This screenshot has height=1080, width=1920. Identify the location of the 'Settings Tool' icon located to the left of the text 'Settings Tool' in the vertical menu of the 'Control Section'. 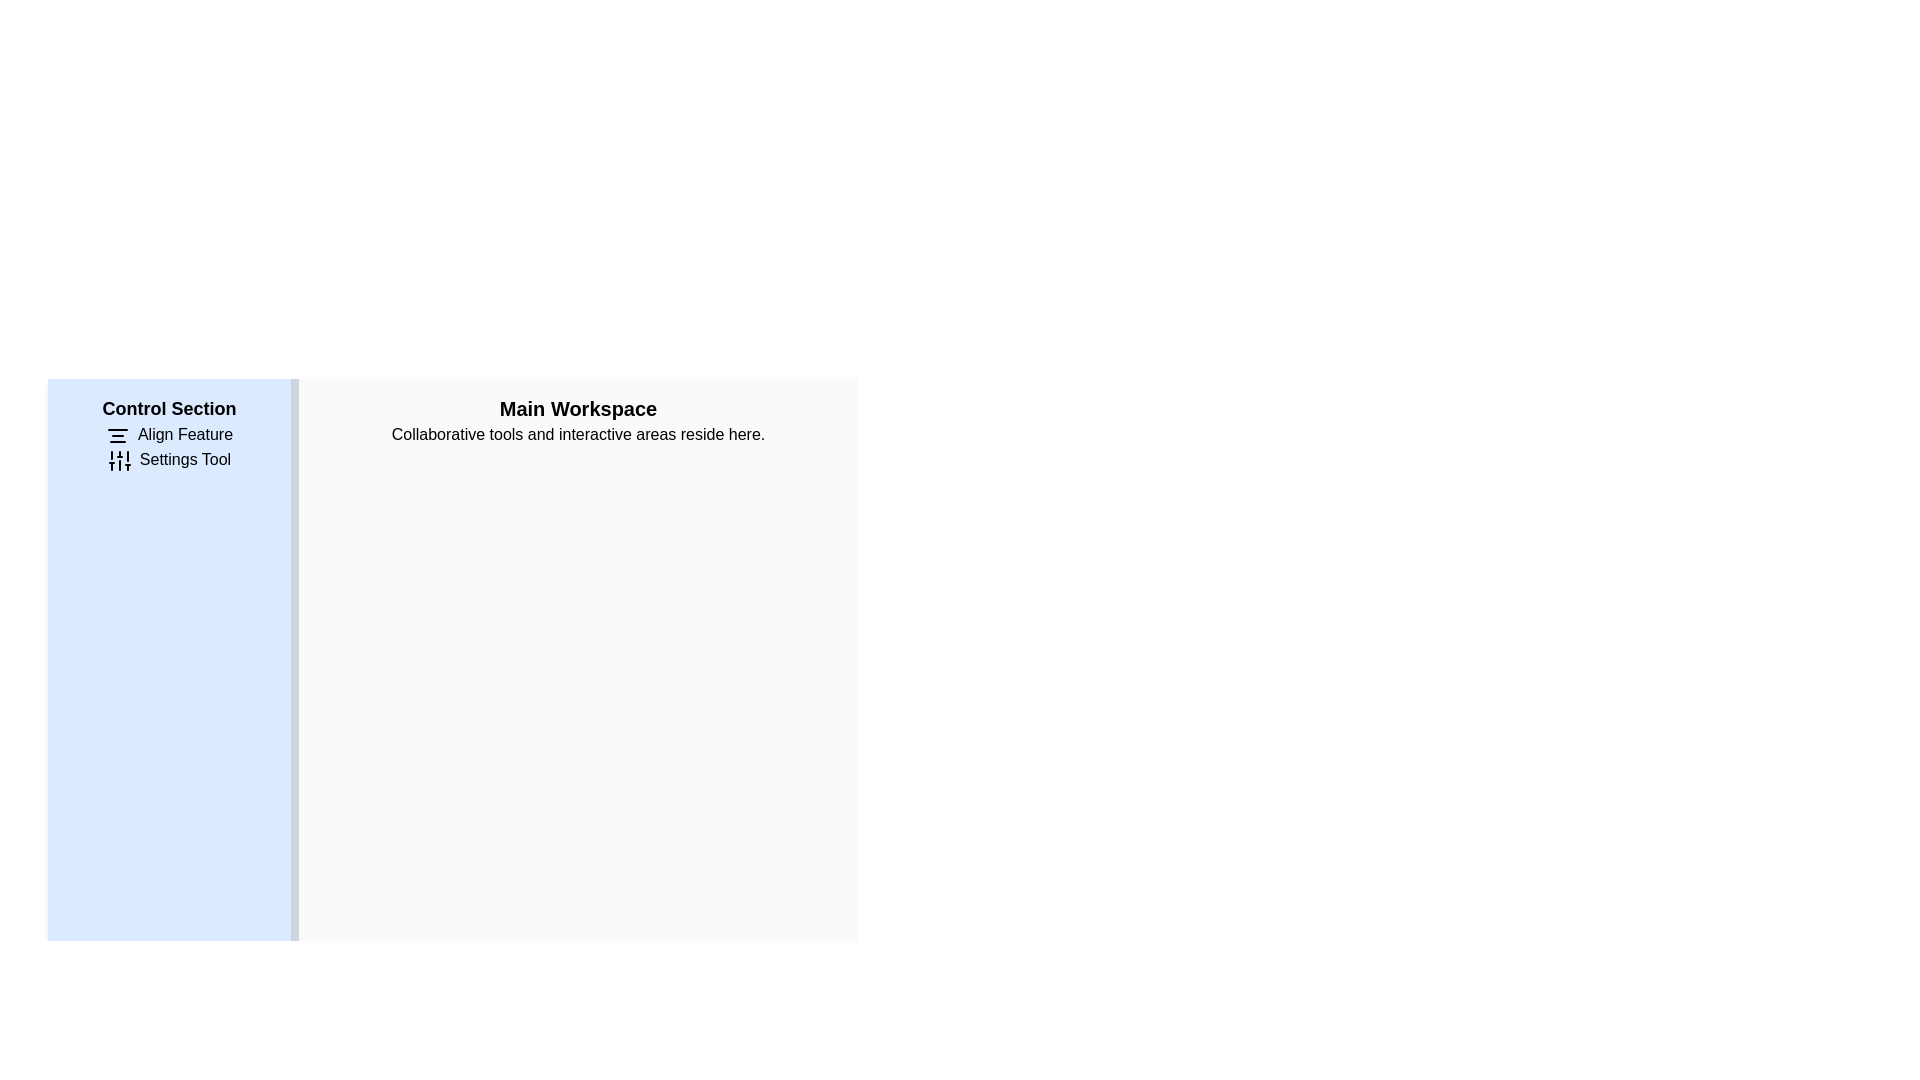
(118, 460).